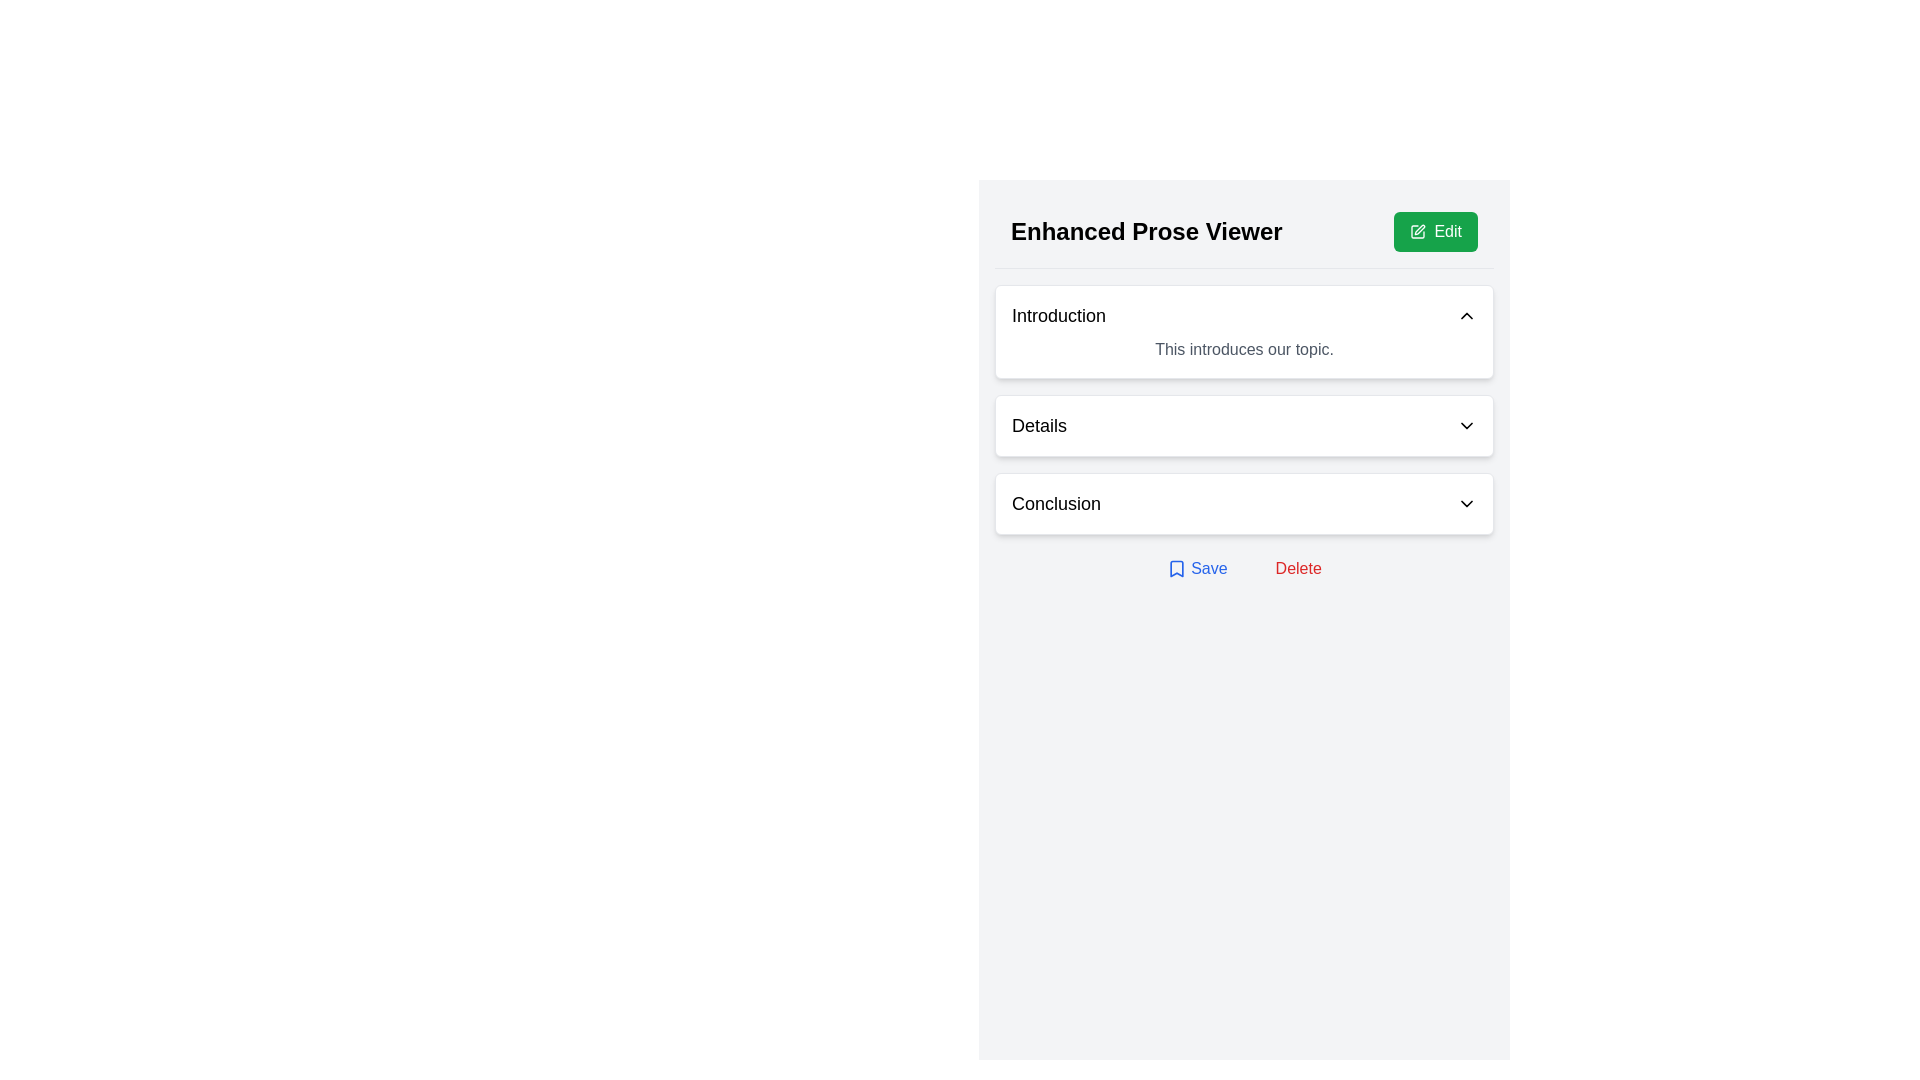  What do you see at coordinates (1467, 424) in the screenshot?
I see `the Dropdown toggle icon located at the right end of the 'Details' label, which serves to toggle the visibility of the associated content` at bounding box center [1467, 424].